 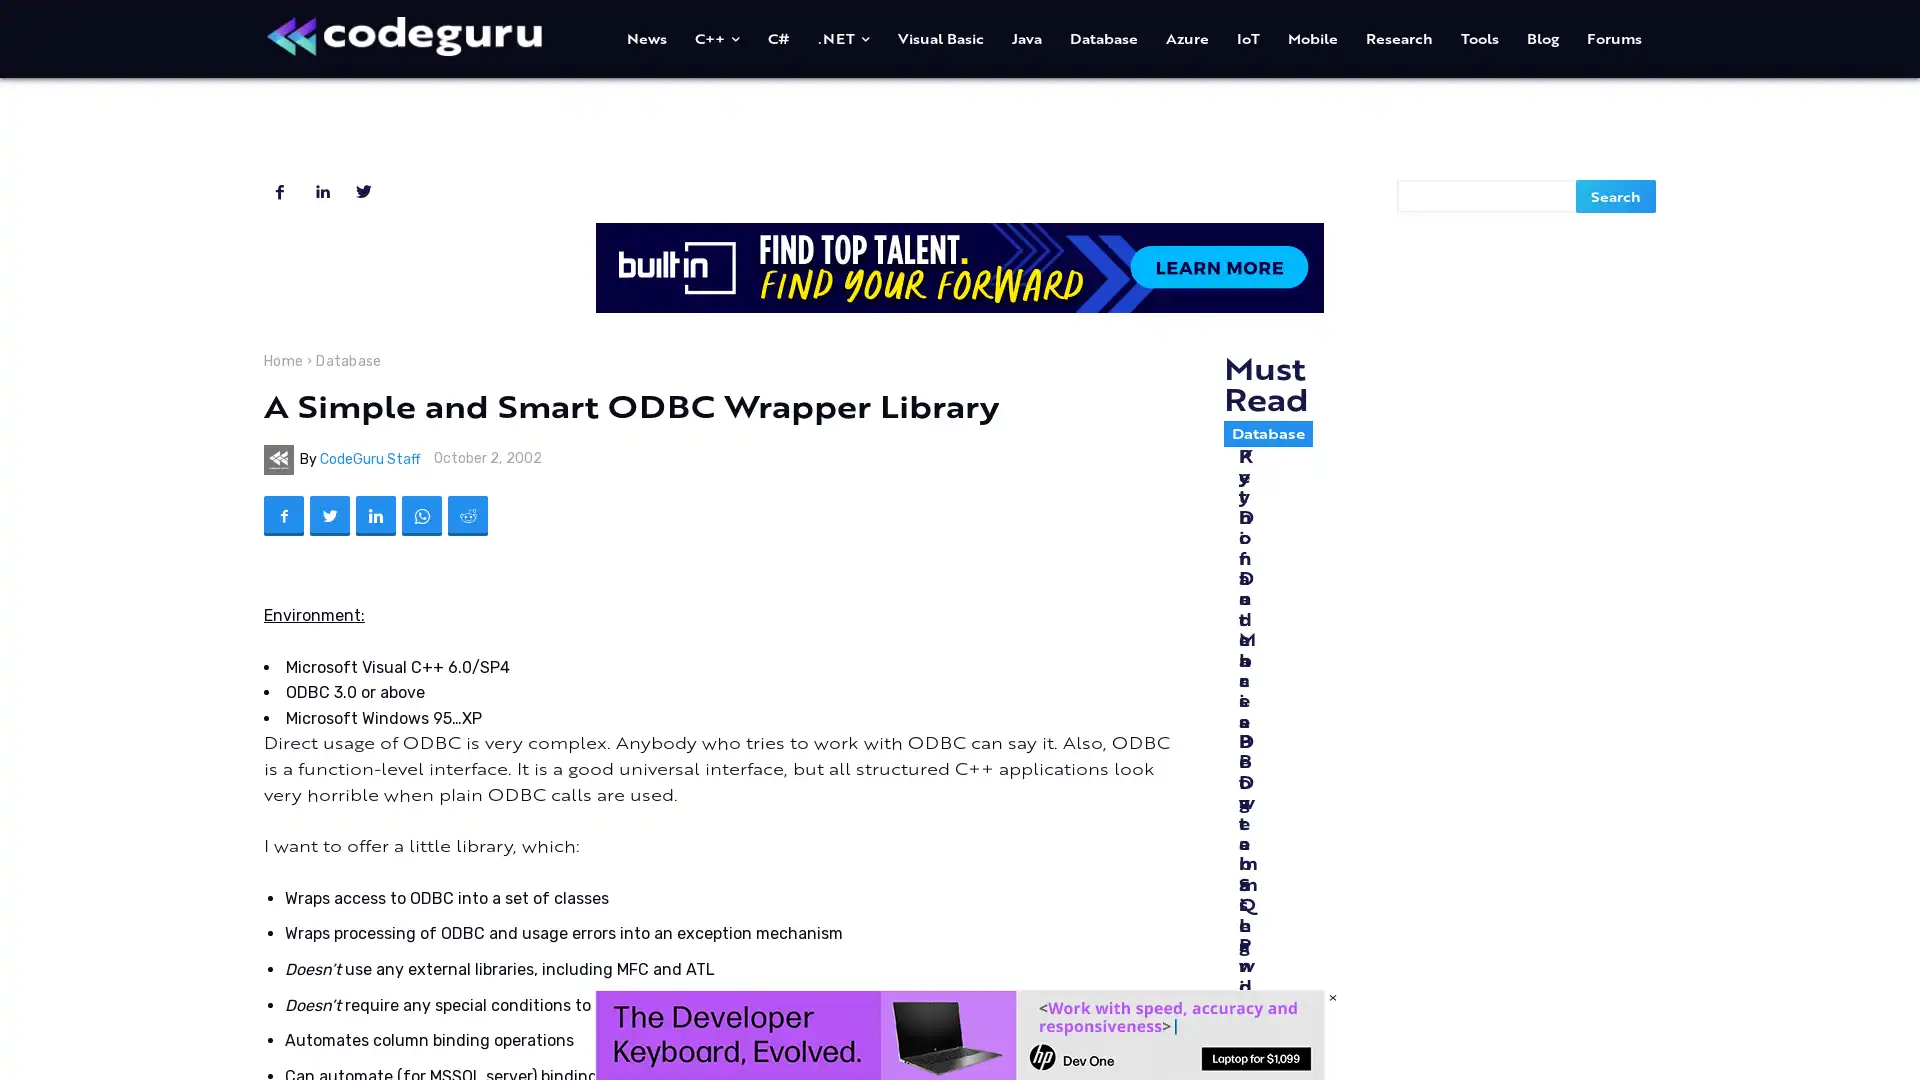 What do you see at coordinates (1616, 195) in the screenshot?
I see `Search` at bounding box center [1616, 195].